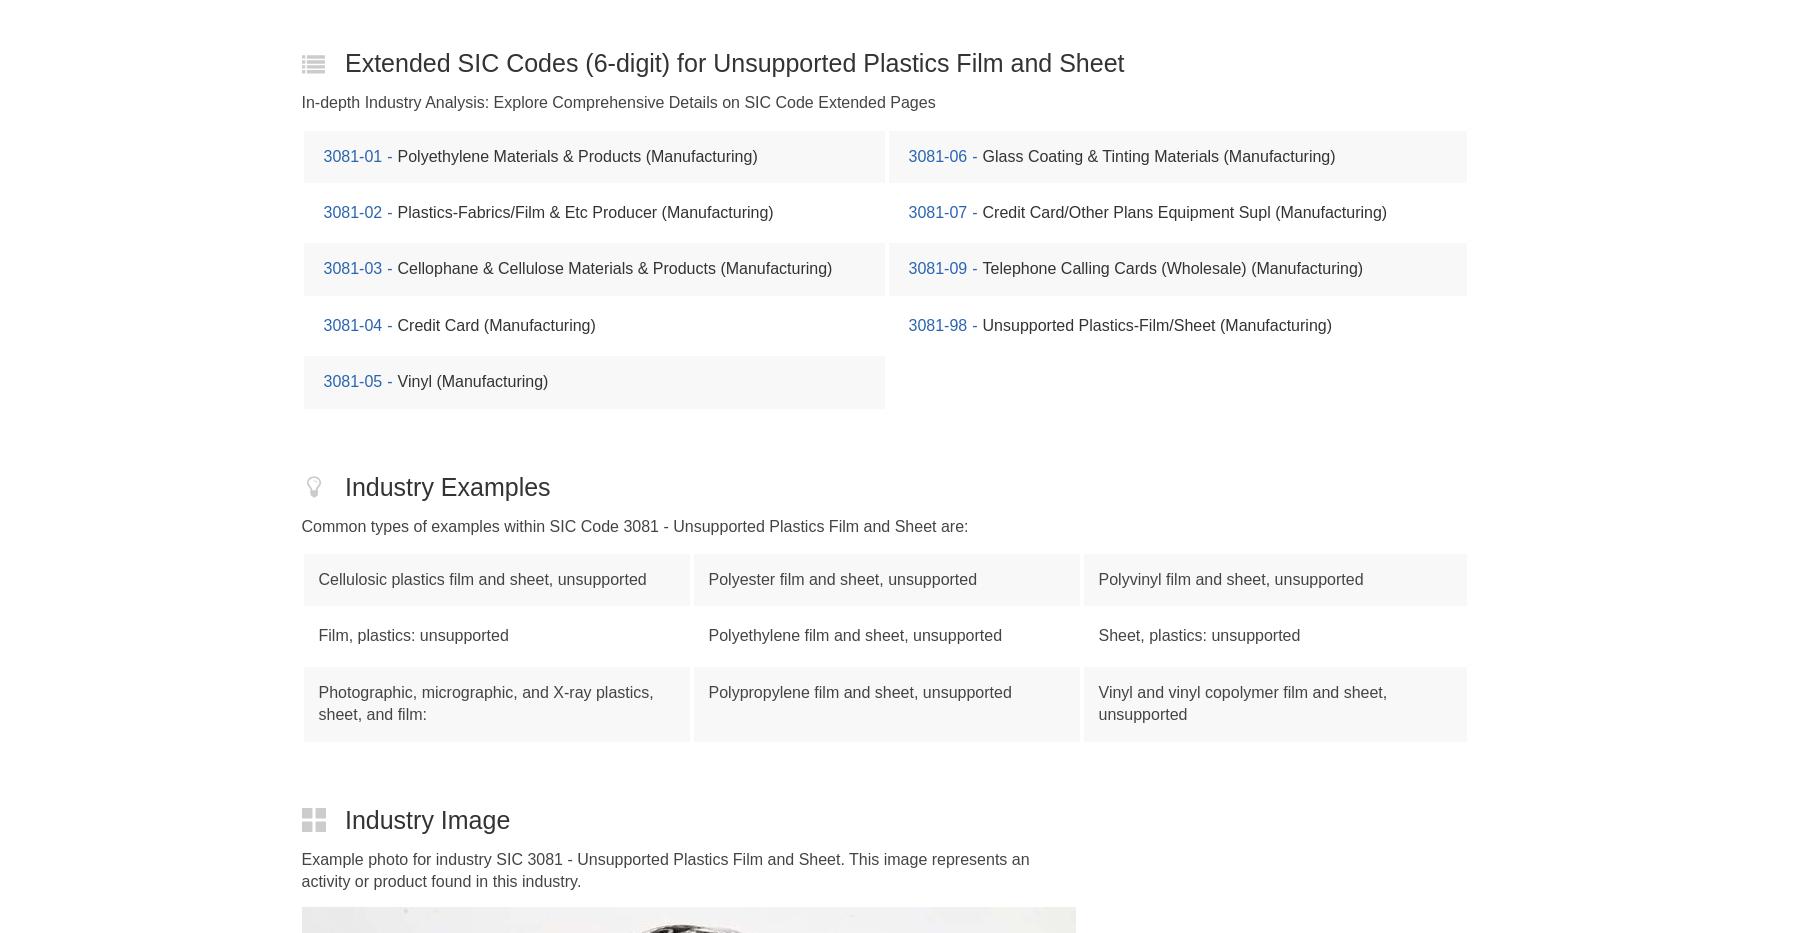 The width and height of the screenshot is (1803, 933). I want to click on 'Common types of examples within SIC Code 3081 - Unsupported Plastics Film and Sheet are:', so click(300, 524).